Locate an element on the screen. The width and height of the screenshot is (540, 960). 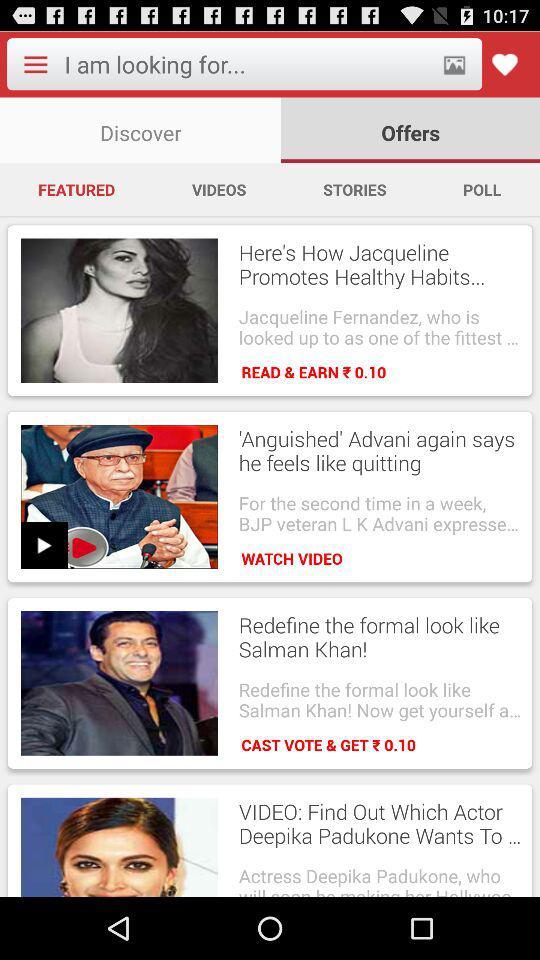
the menu icon is located at coordinates (35, 68).